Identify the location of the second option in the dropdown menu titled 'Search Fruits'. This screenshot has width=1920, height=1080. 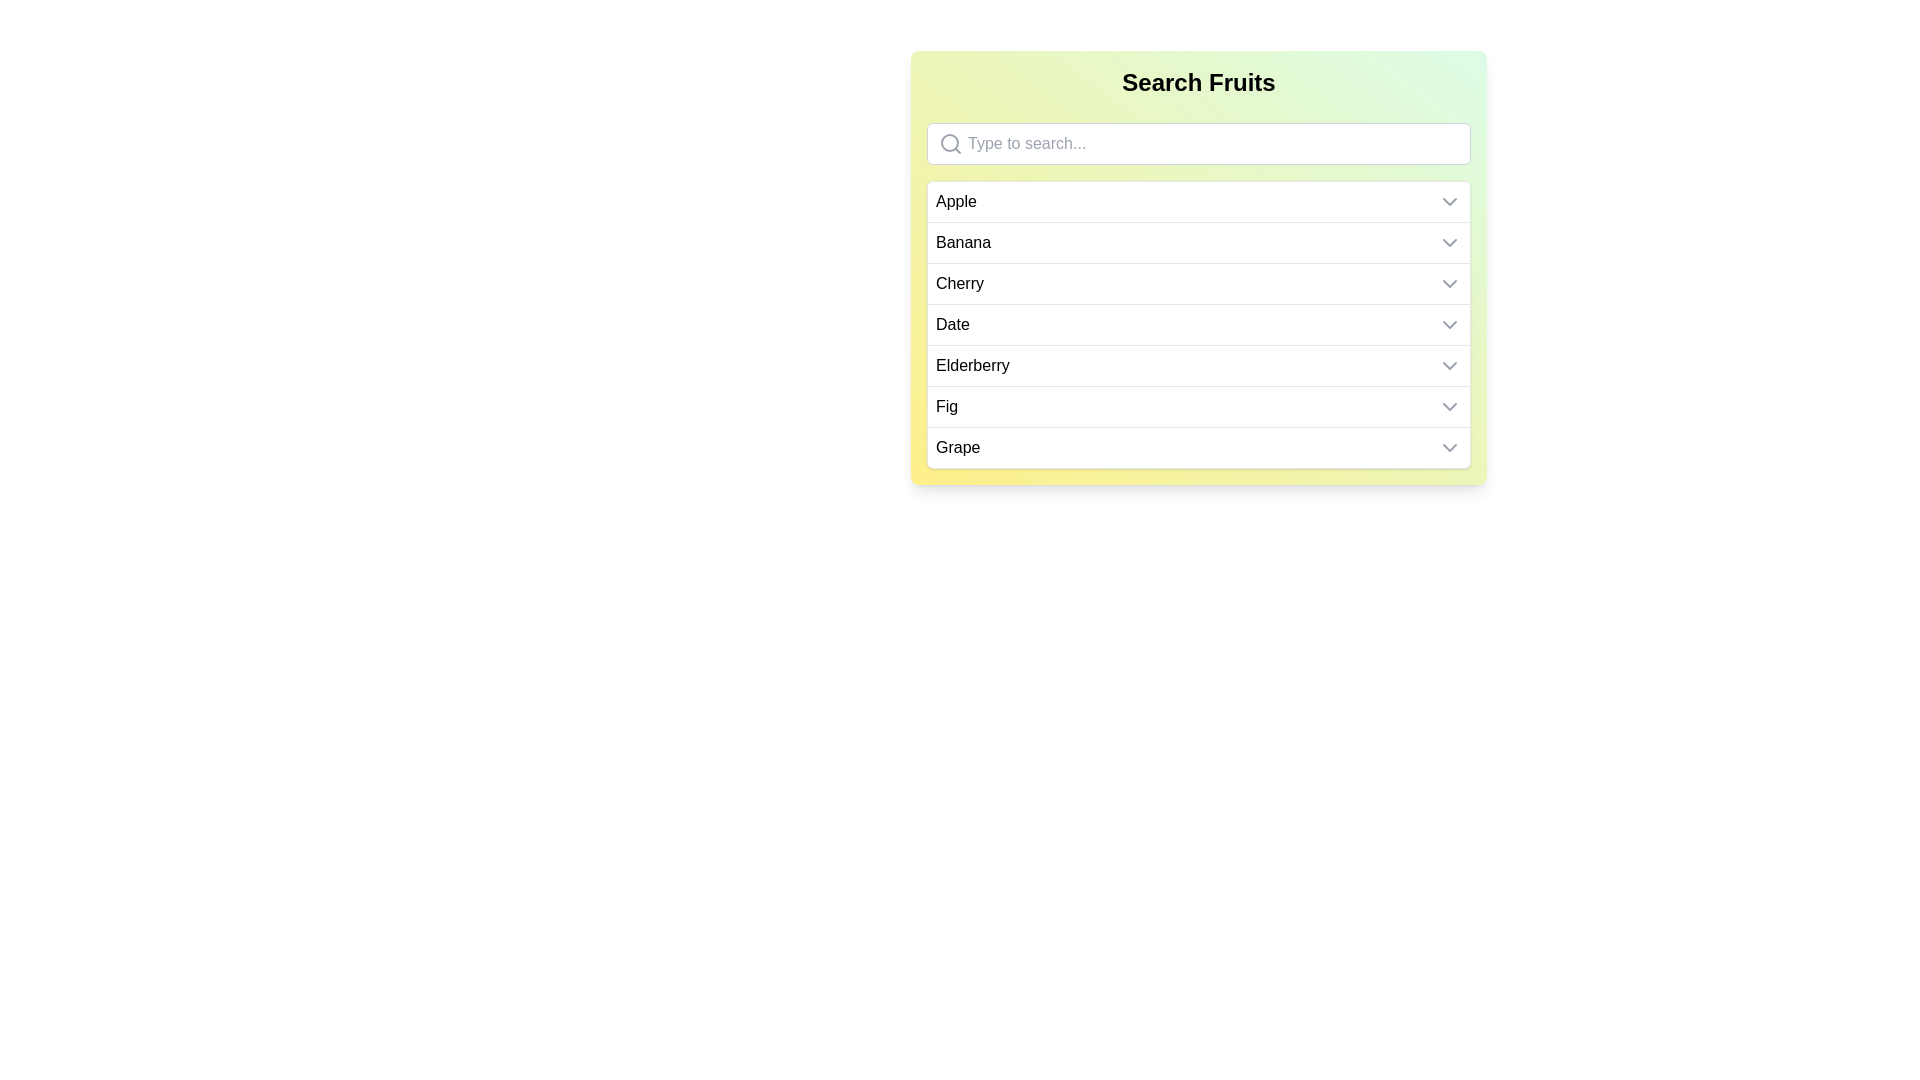
(1199, 242).